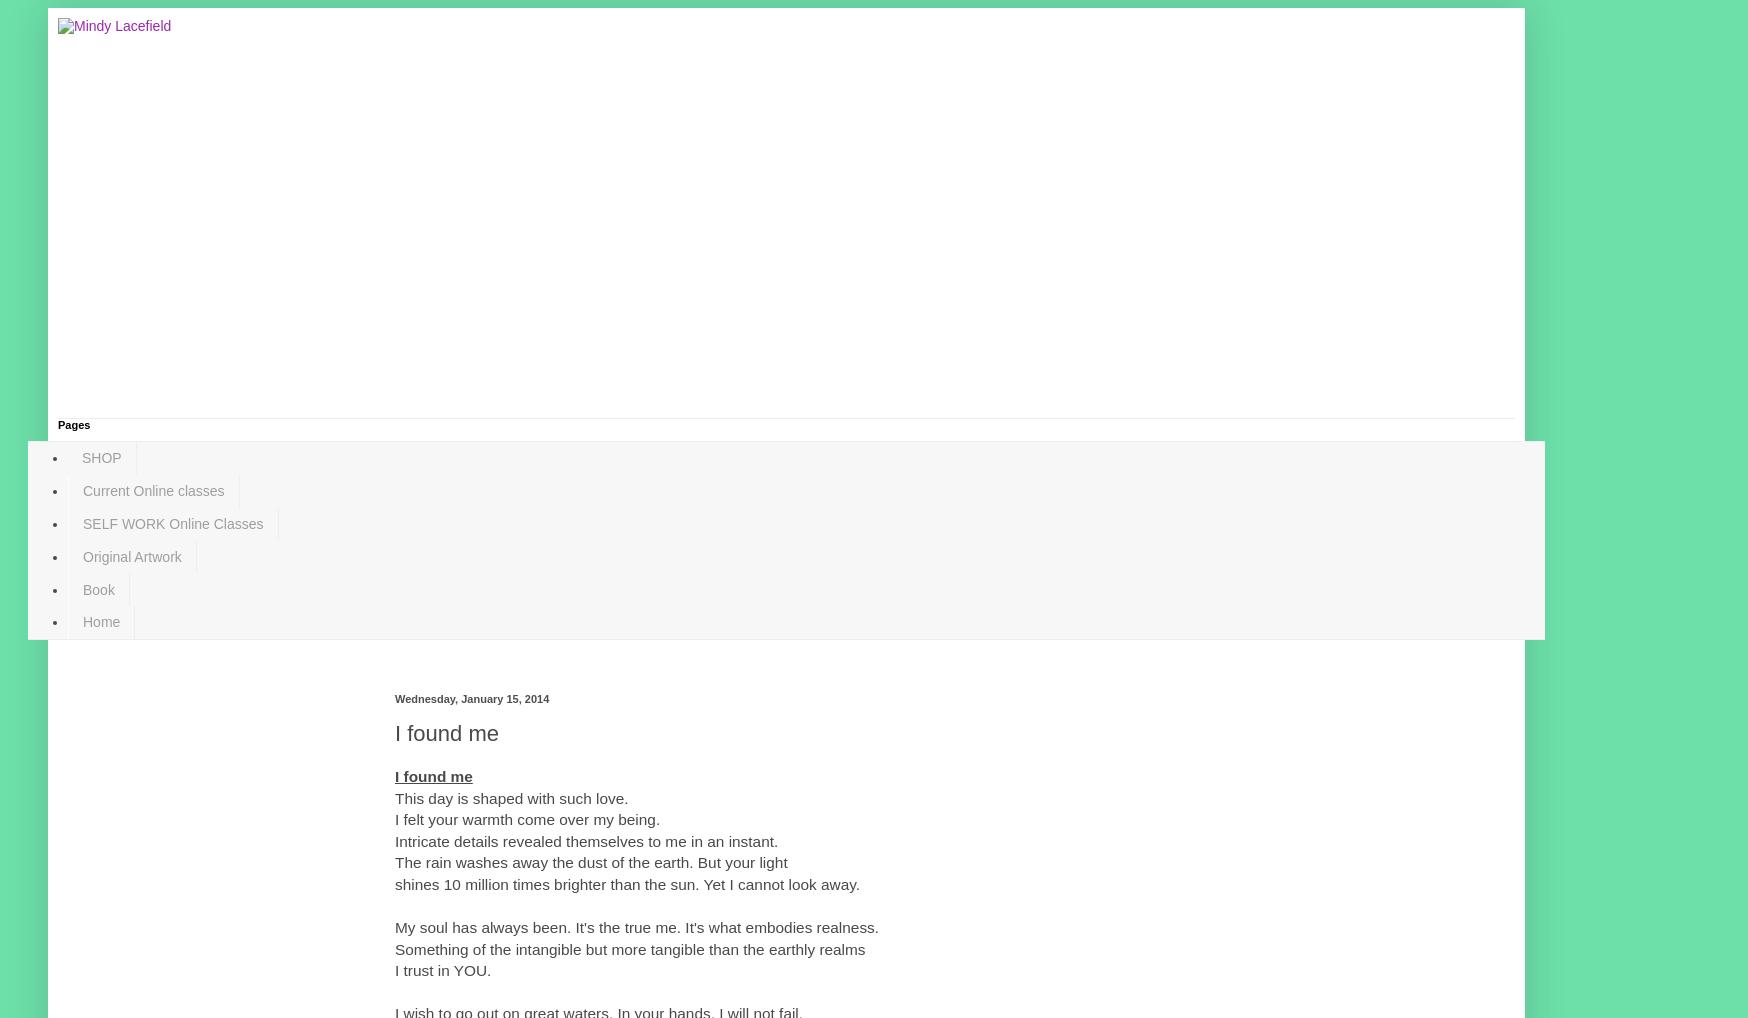 Image resolution: width=1748 pixels, height=1018 pixels. What do you see at coordinates (395, 861) in the screenshot?
I see `'The rain washes away the dust of the earth. But your light'` at bounding box center [395, 861].